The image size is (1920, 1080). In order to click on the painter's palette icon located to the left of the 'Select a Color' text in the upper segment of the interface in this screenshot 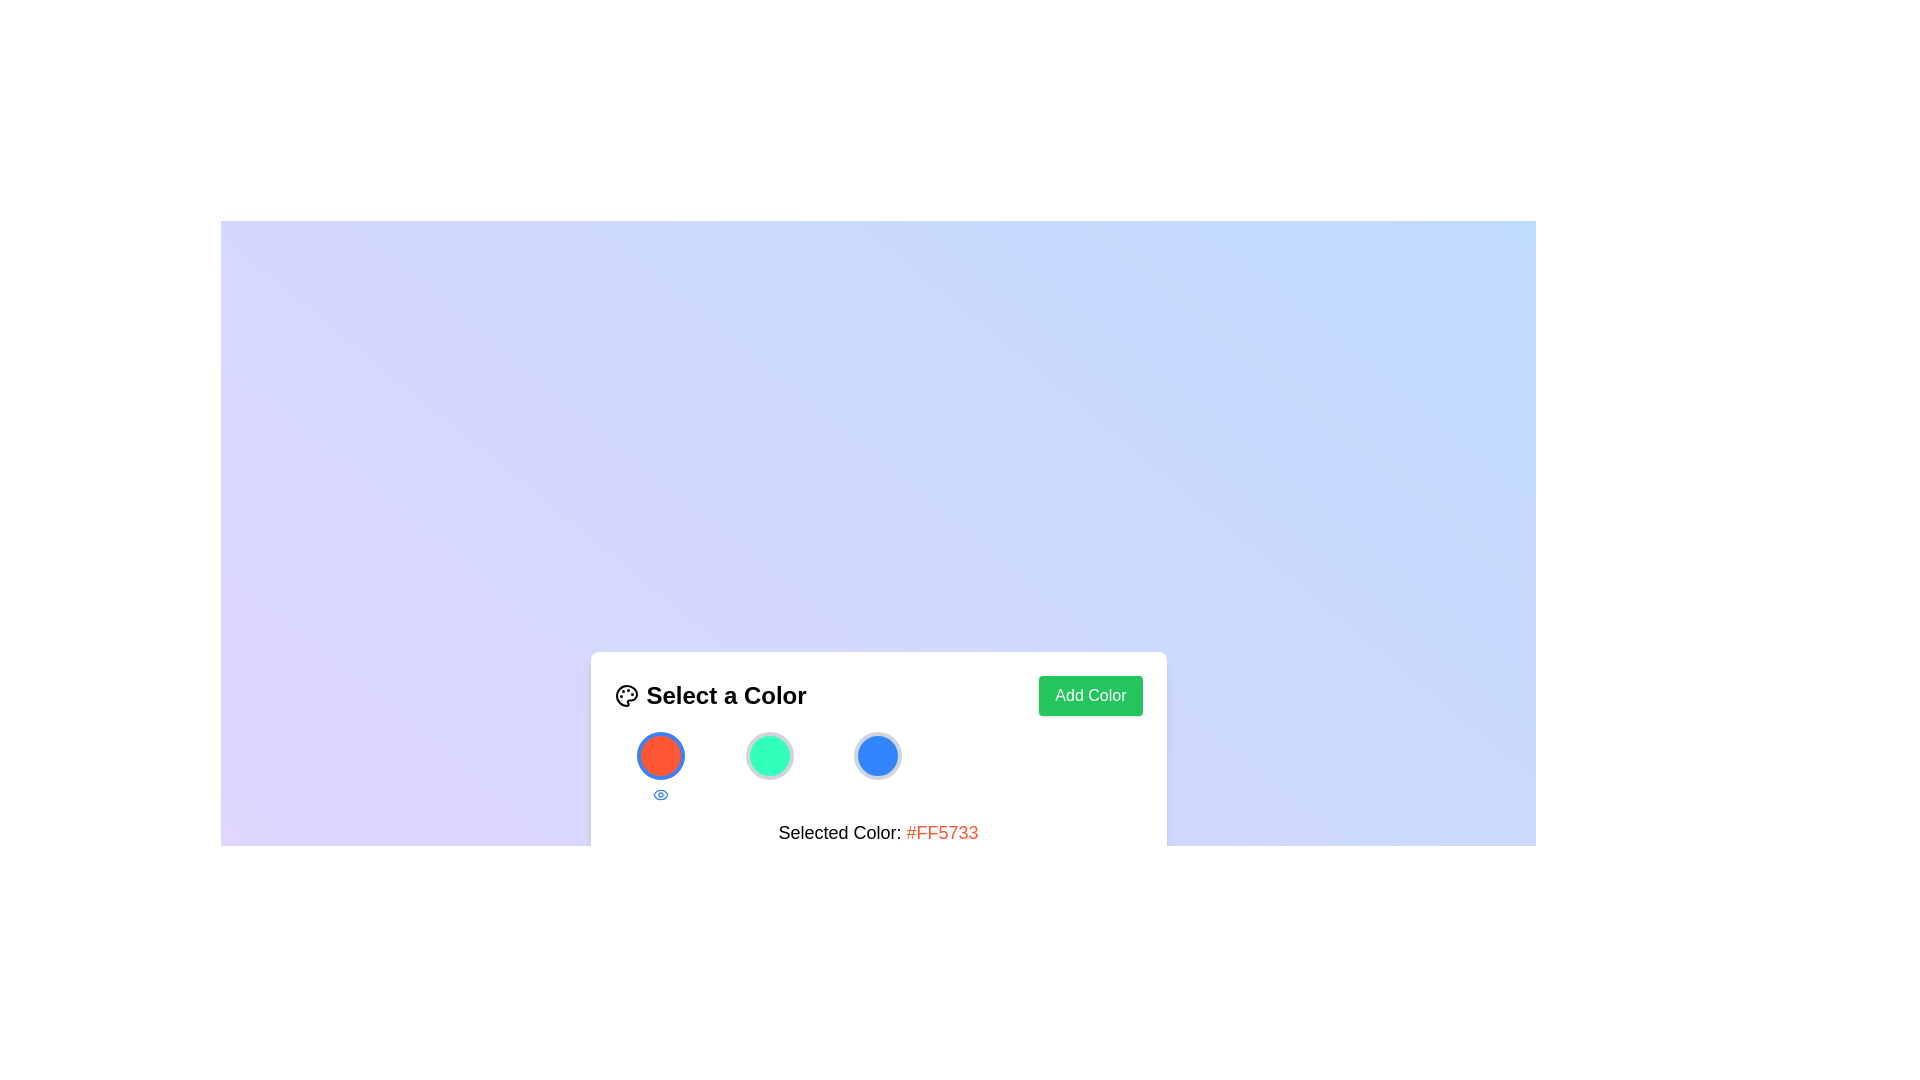, I will do `click(625, 694)`.